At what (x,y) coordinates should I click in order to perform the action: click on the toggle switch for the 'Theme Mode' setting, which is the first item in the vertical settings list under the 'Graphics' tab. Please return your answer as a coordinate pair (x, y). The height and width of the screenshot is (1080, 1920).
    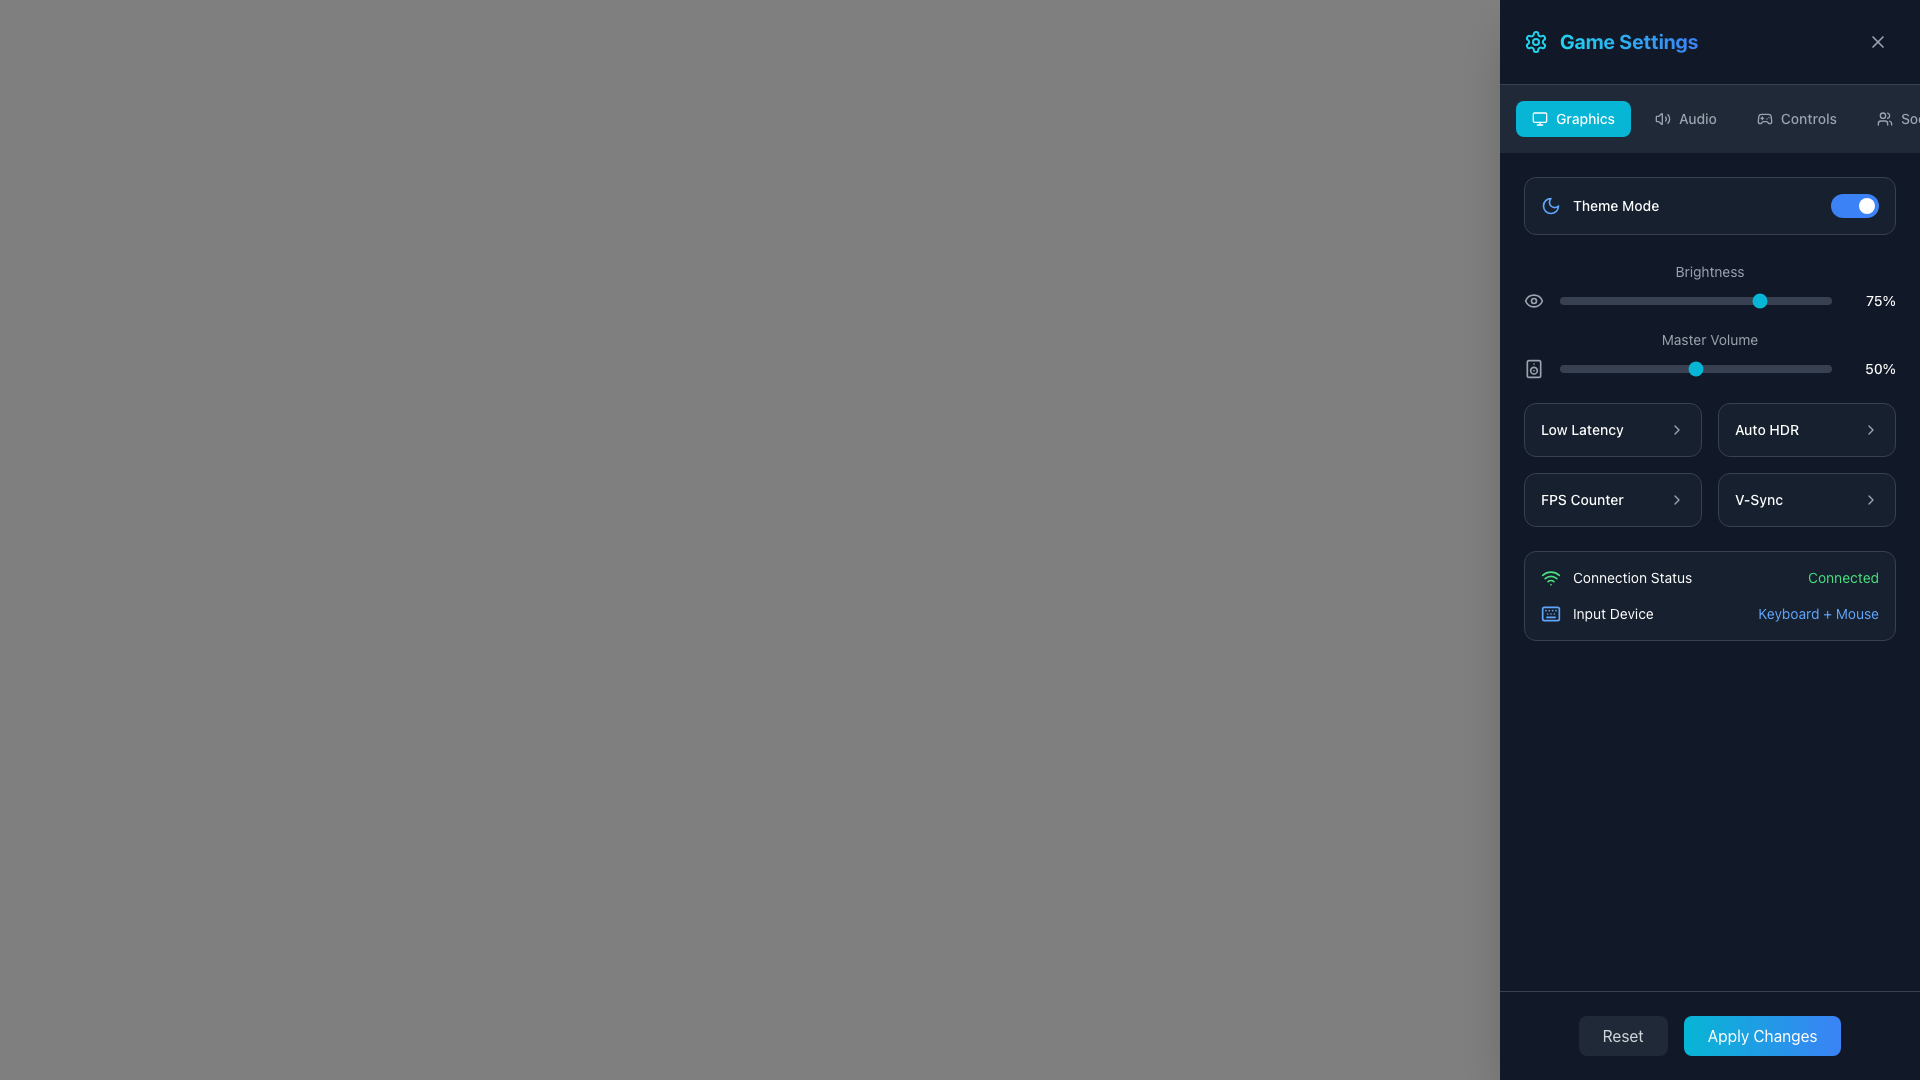
    Looking at the image, I should click on (1708, 205).